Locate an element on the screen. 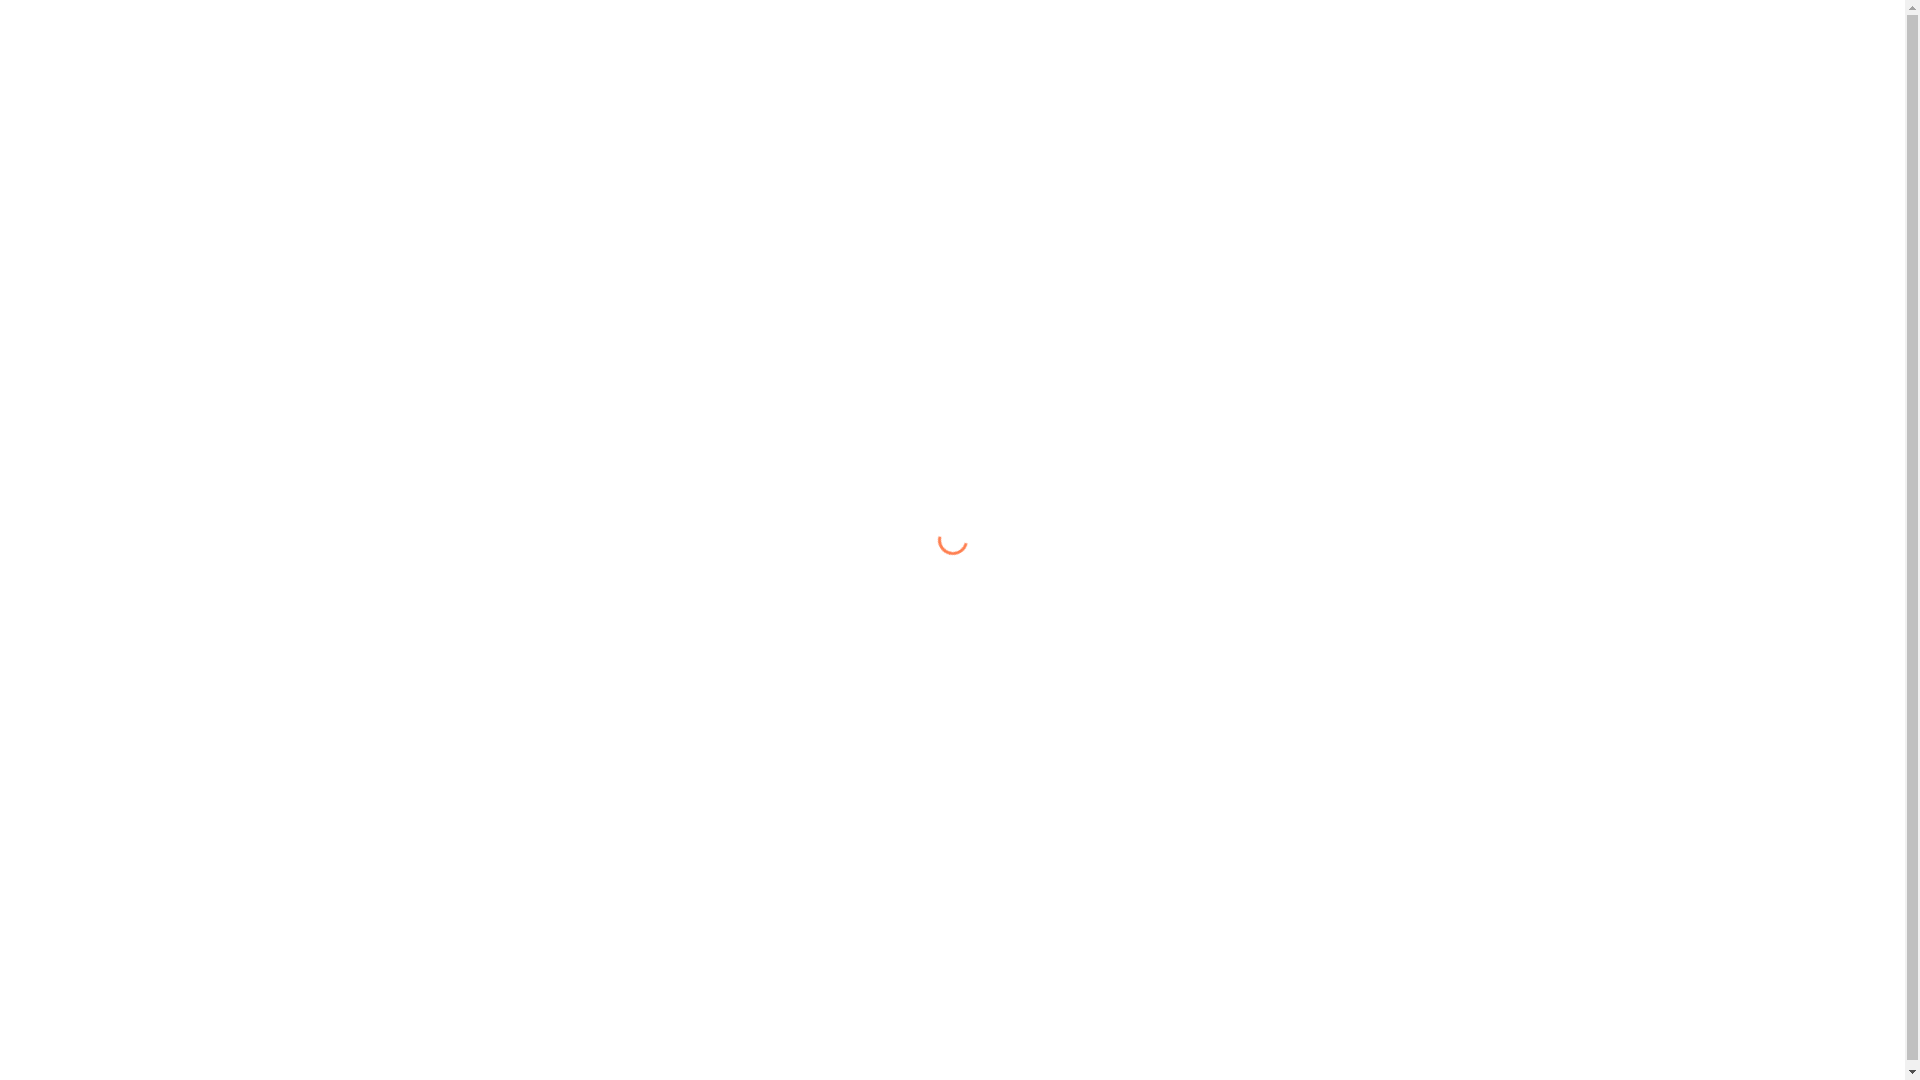 The width and height of the screenshot is (1920, 1080). 'loading' is located at coordinates (945, 534).